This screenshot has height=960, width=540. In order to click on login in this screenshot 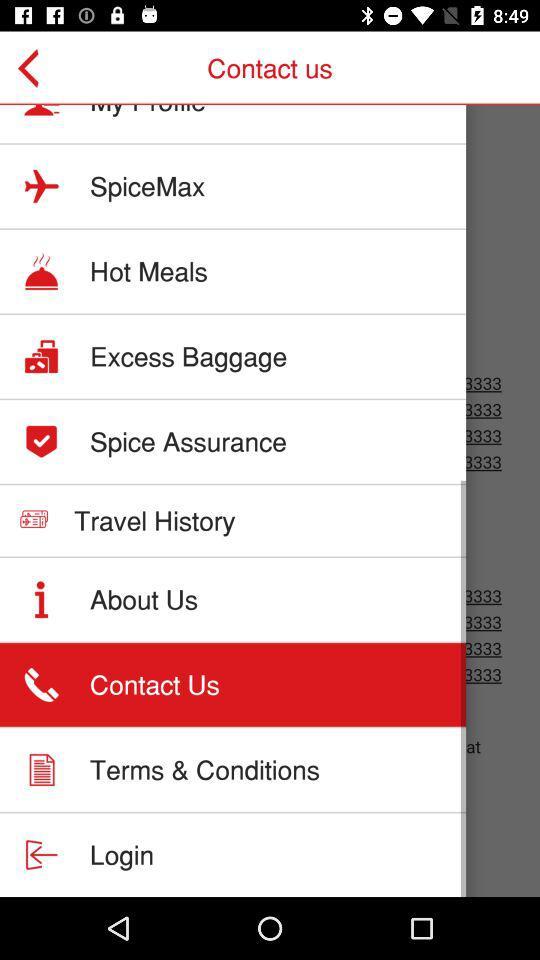, I will do `click(122, 853)`.